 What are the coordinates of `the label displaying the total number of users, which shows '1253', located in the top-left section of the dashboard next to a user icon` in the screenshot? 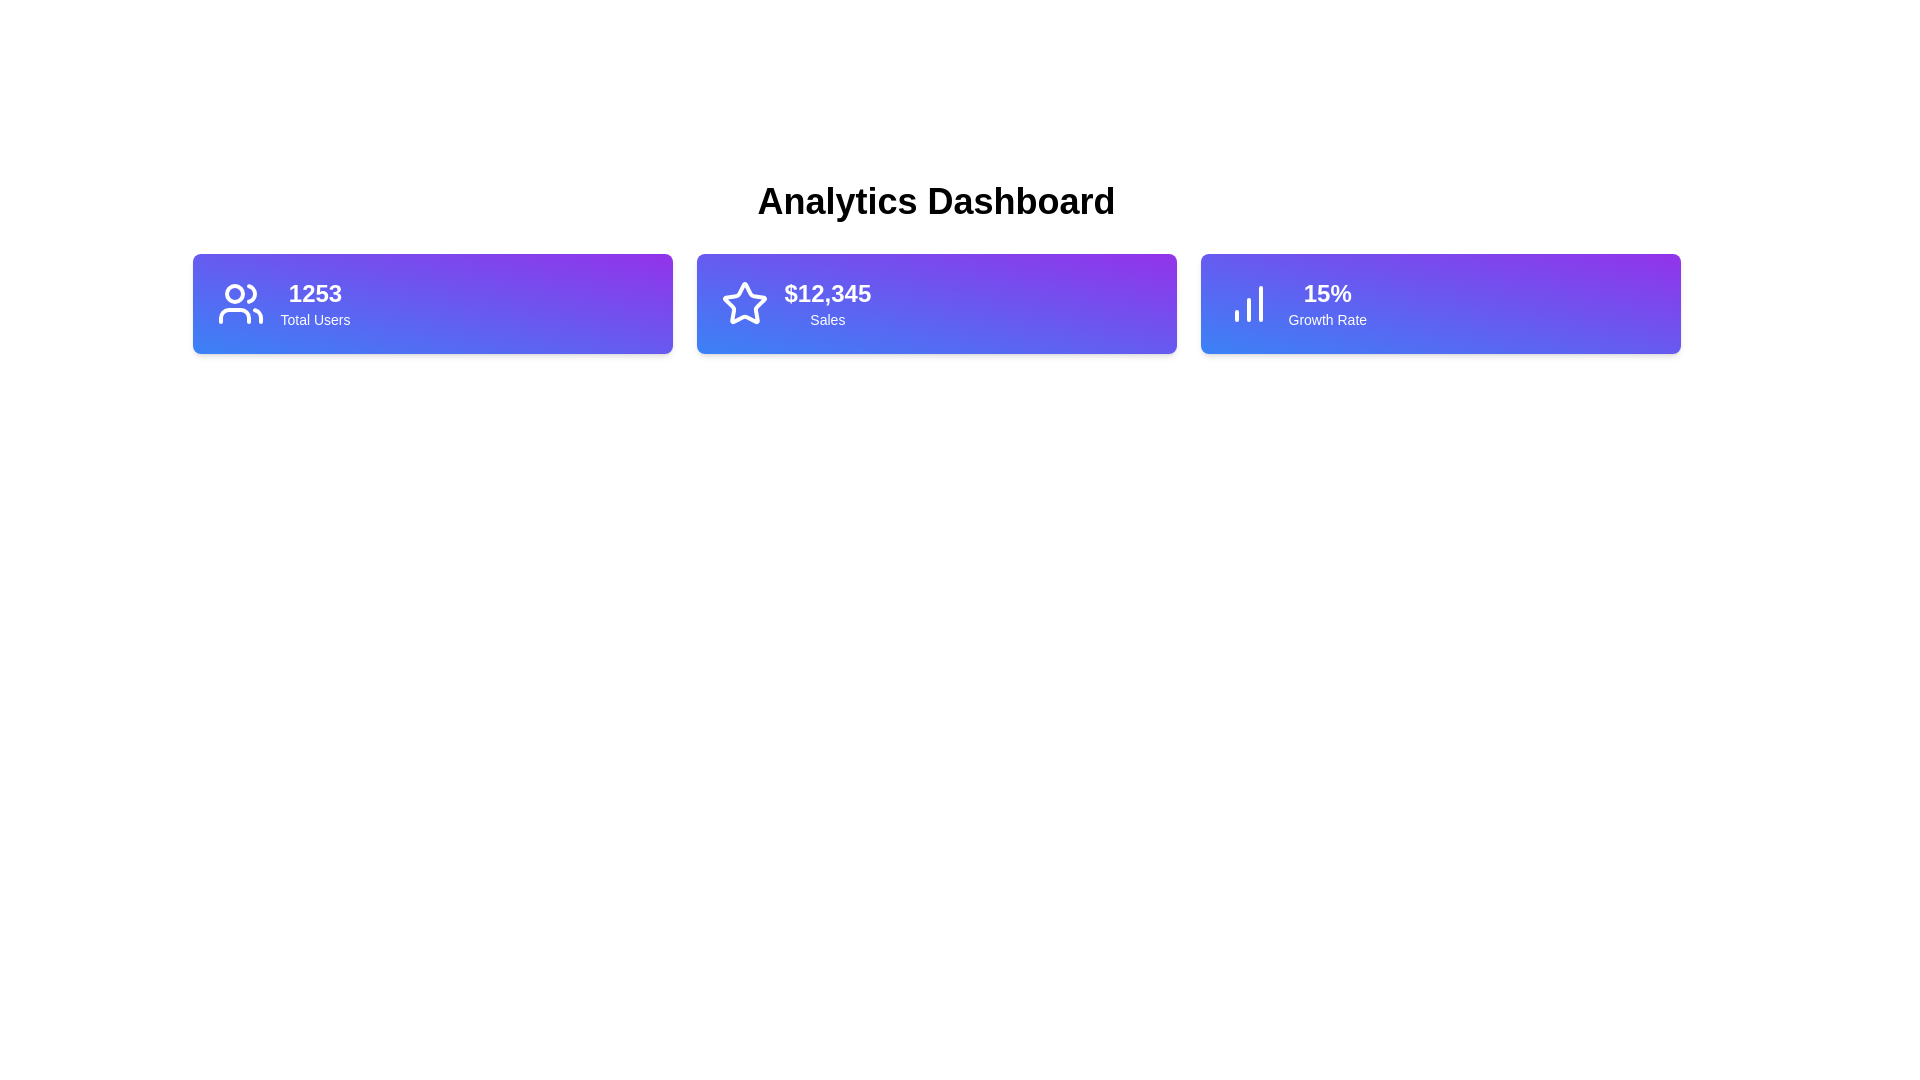 It's located at (314, 304).